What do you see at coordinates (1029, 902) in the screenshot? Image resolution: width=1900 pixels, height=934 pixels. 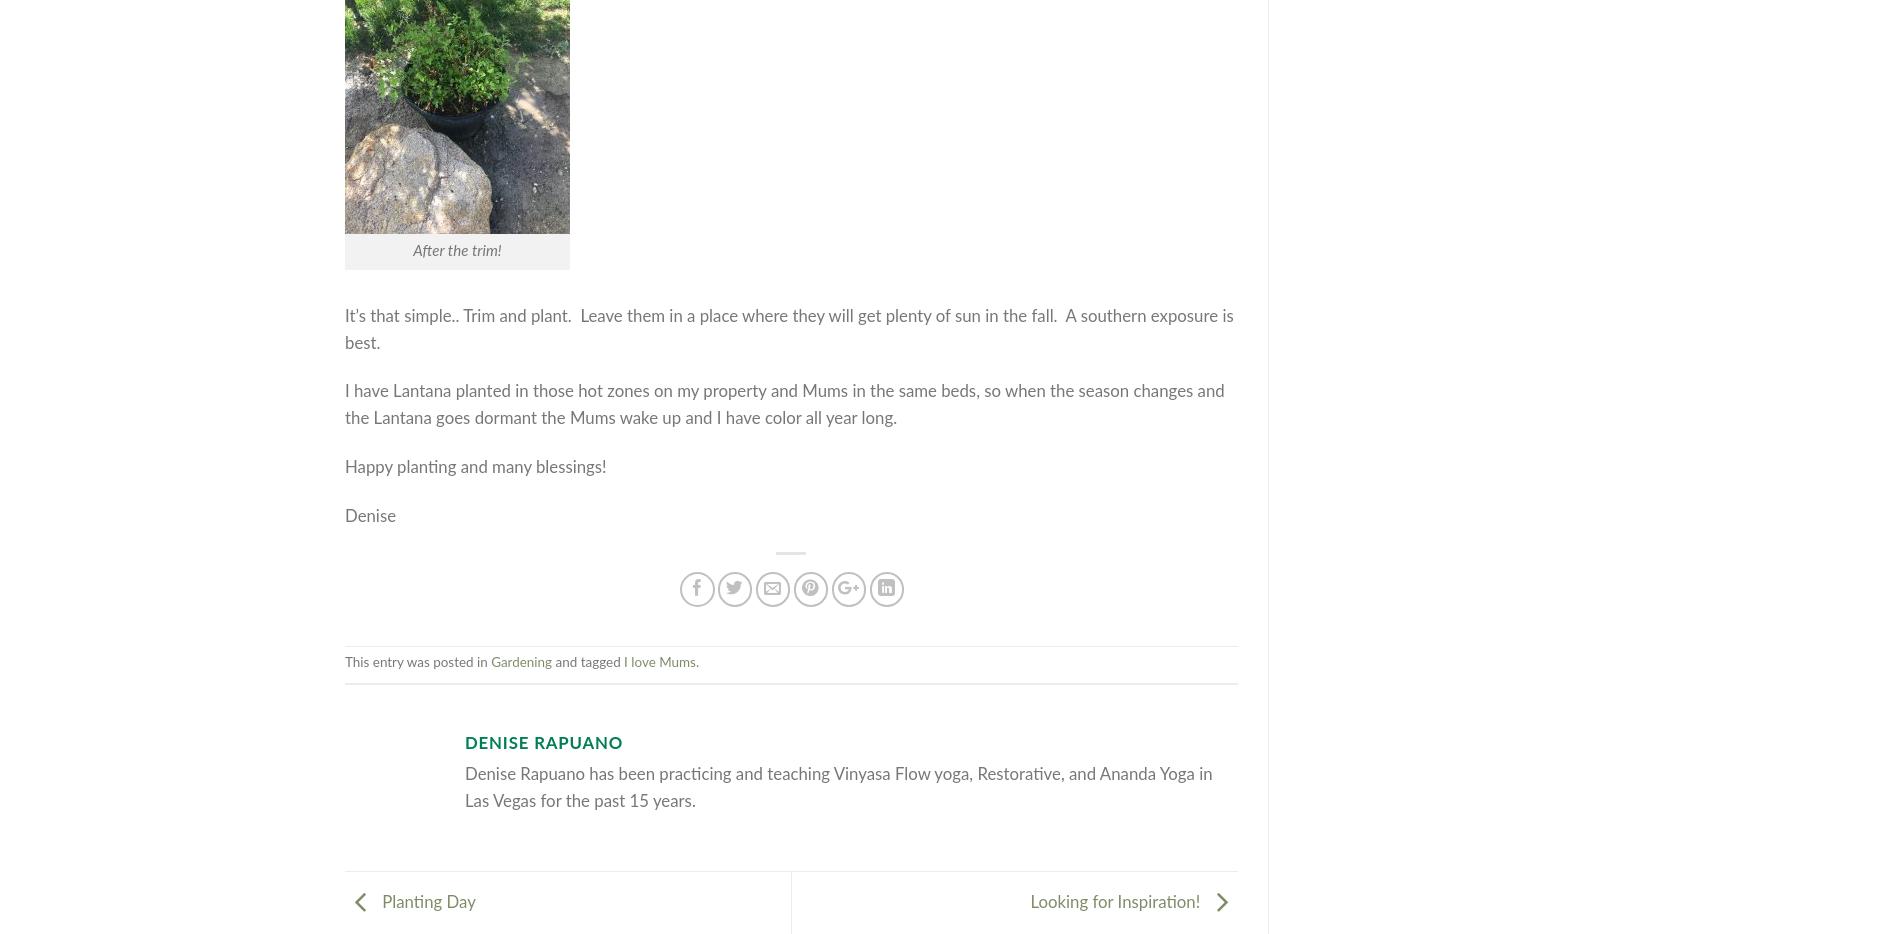 I see `'Looking for Inspiration!'` at bounding box center [1029, 902].